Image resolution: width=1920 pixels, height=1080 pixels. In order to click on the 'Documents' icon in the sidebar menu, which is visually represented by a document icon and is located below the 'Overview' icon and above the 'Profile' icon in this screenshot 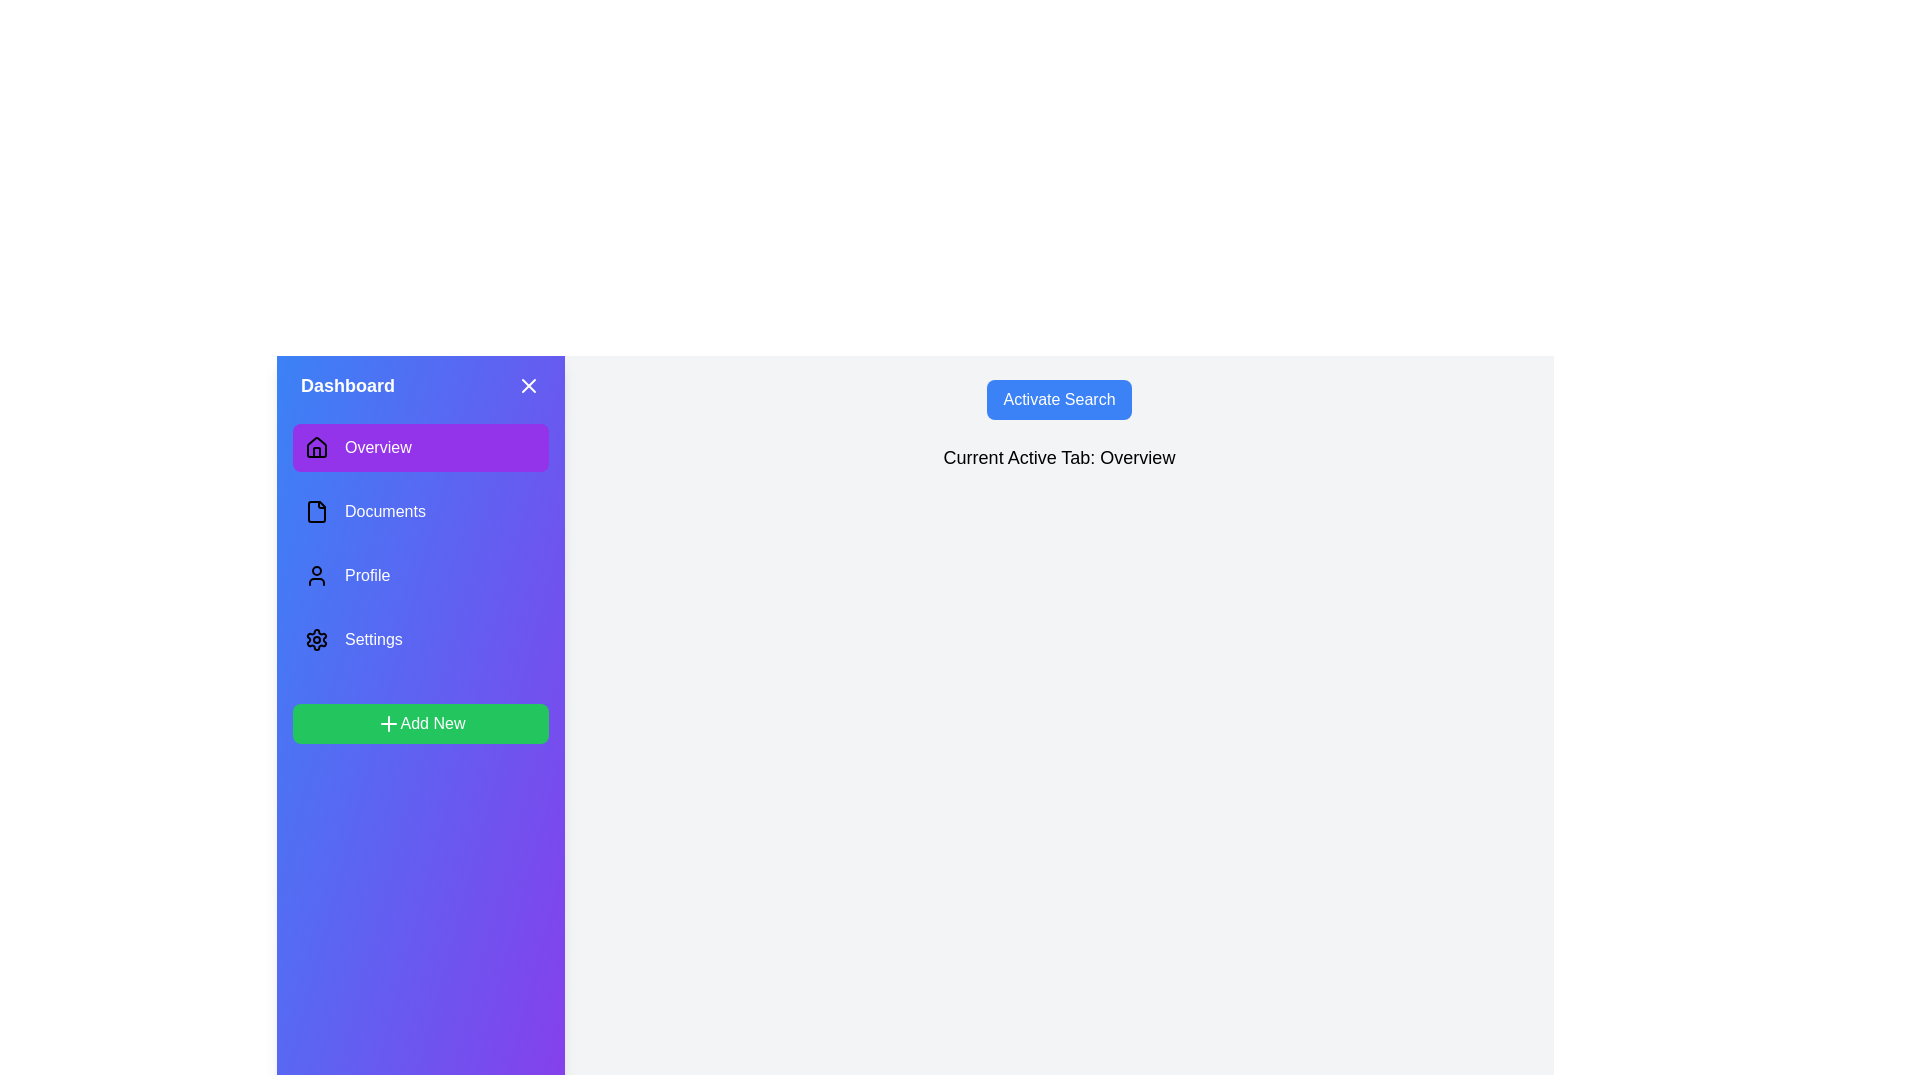, I will do `click(315, 511)`.